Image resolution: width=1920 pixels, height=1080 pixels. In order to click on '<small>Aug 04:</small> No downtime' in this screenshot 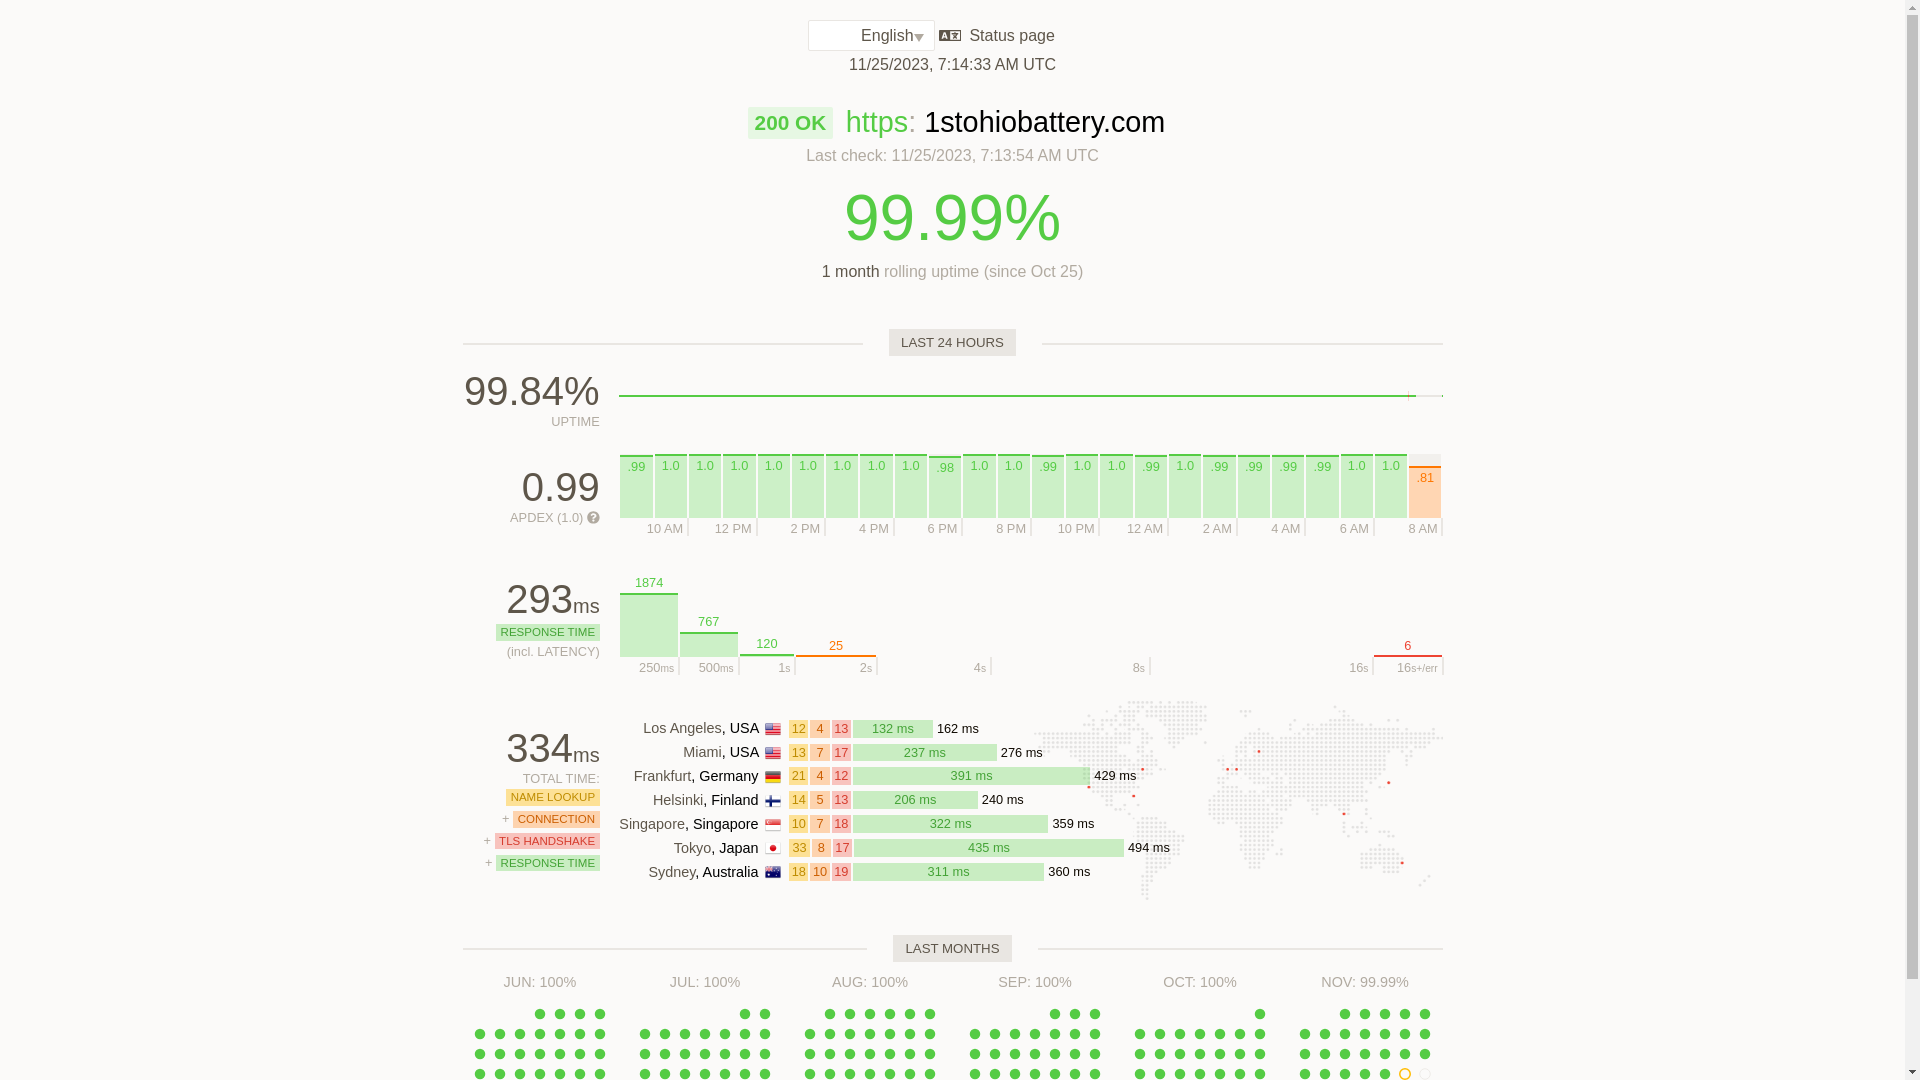, I will do `click(888, 1014)`.